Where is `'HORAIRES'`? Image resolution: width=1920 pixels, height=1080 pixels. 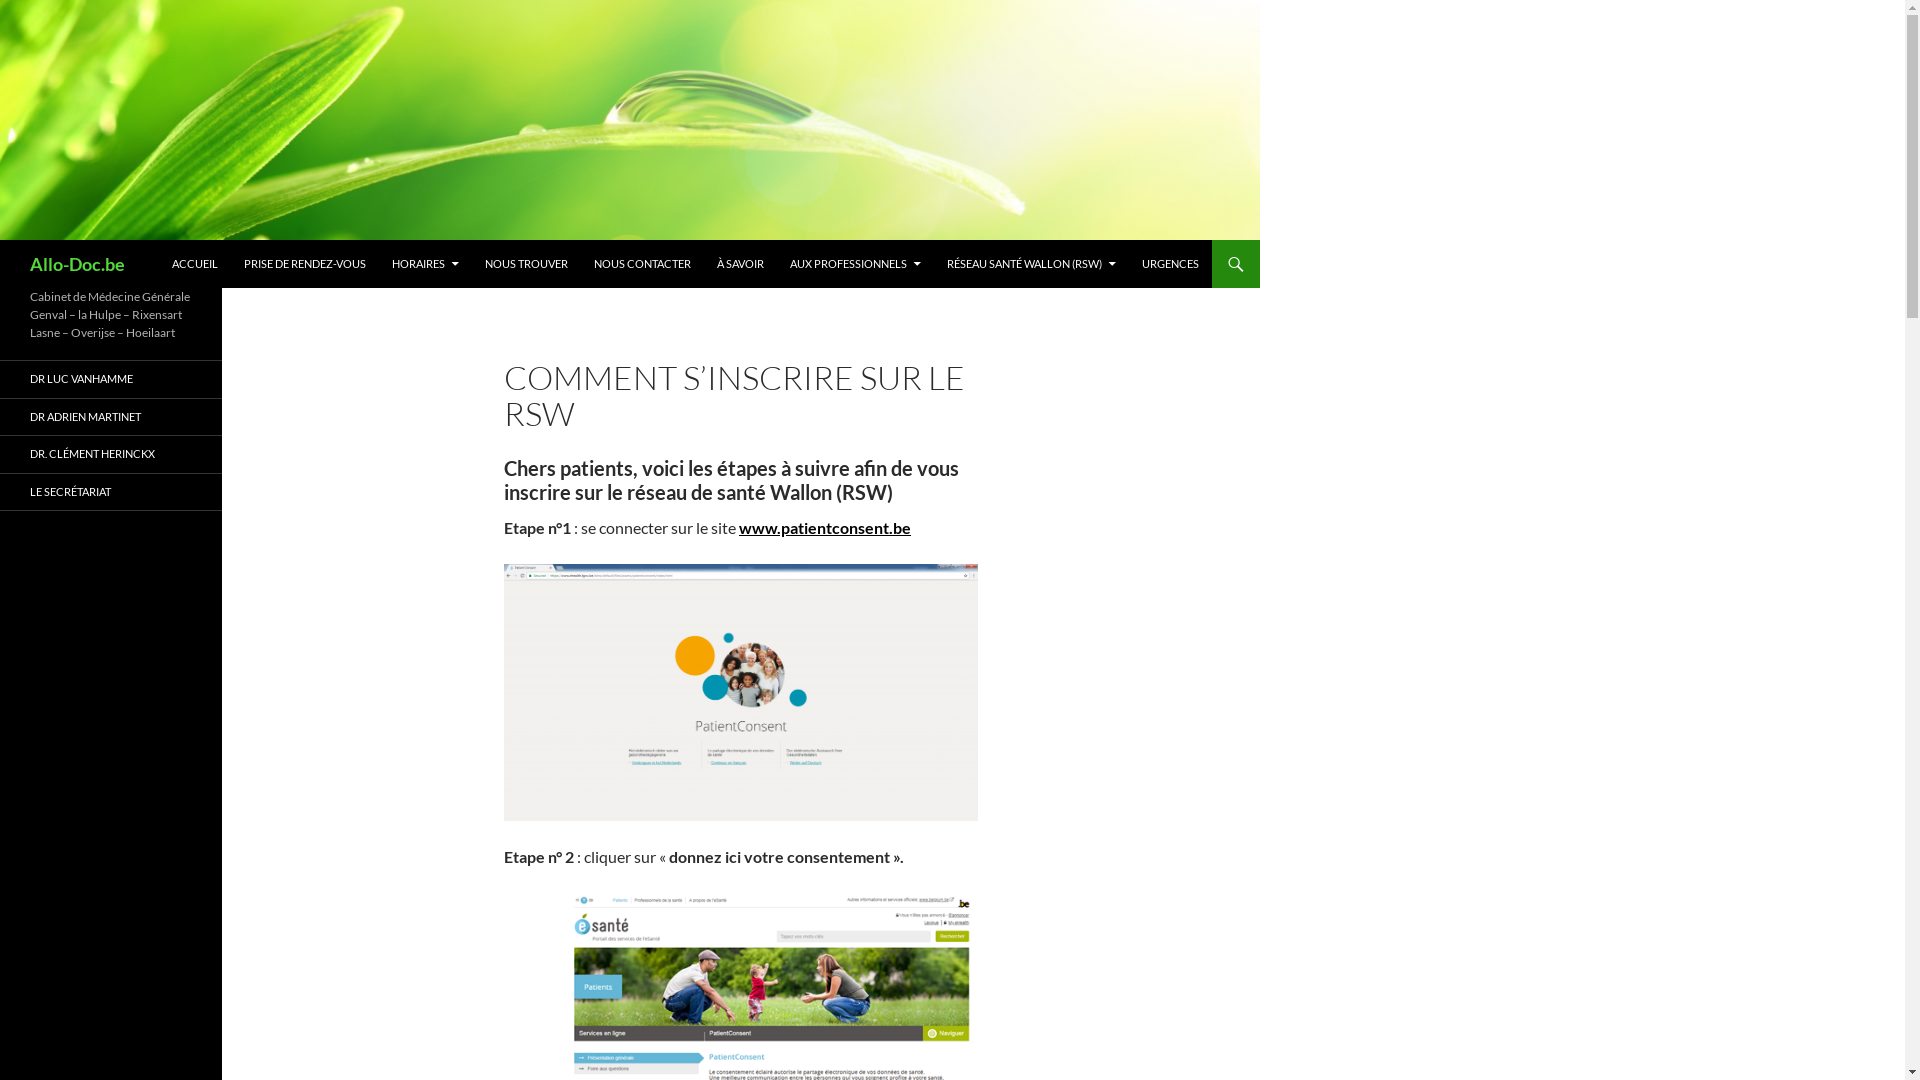
'HORAIRES' is located at coordinates (424, 262).